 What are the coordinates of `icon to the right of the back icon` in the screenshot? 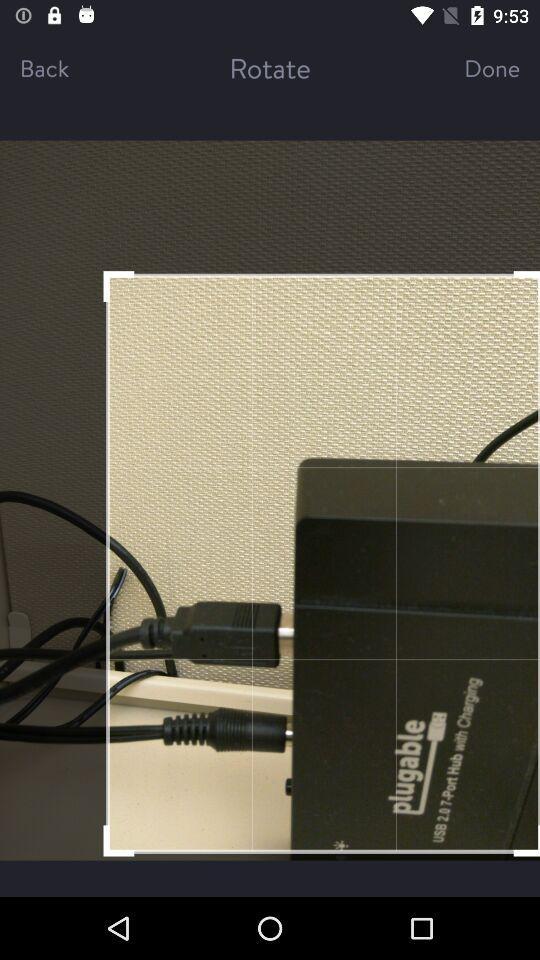 It's located at (270, 67).